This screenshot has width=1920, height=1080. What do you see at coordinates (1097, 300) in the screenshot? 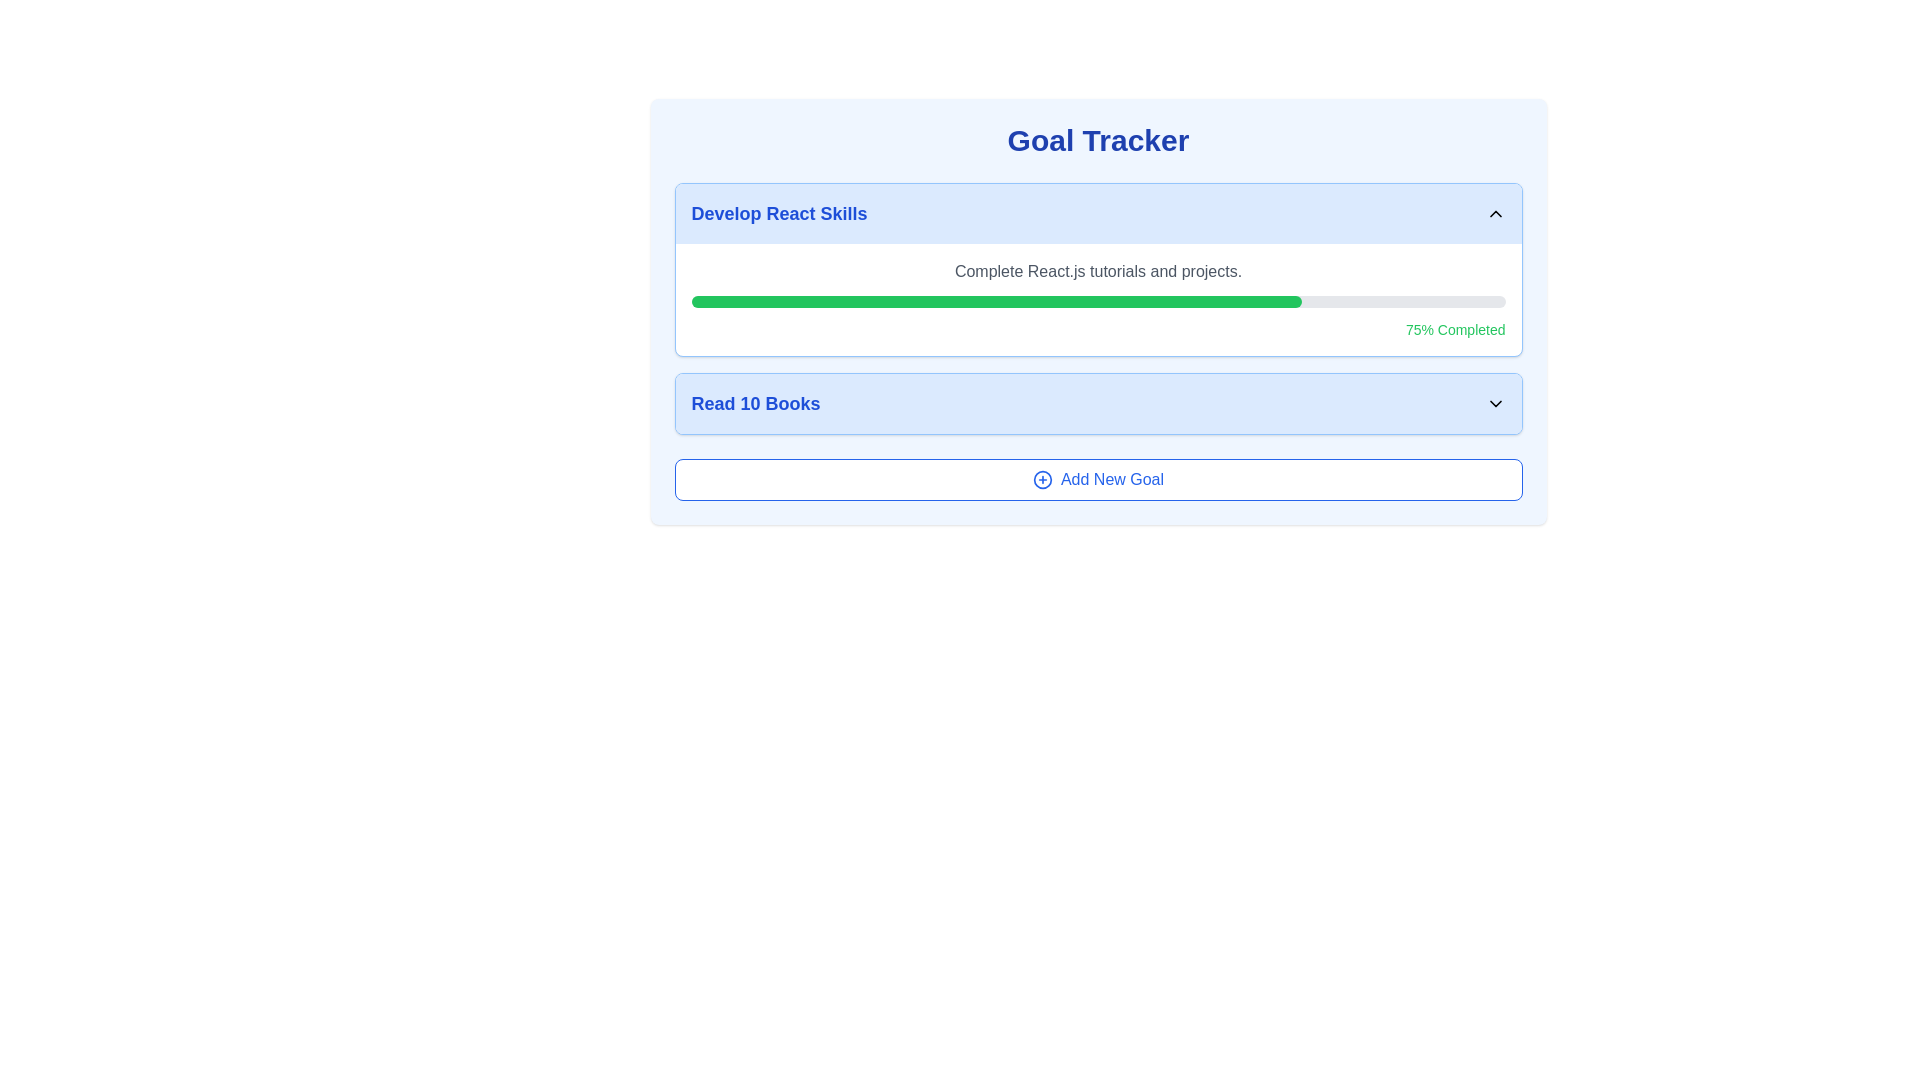
I see `the progress bar element that visually represents the progress of completing React.js tutorials and projects, located below the 'Develop React Skills' section header` at bounding box center [1097, 300].